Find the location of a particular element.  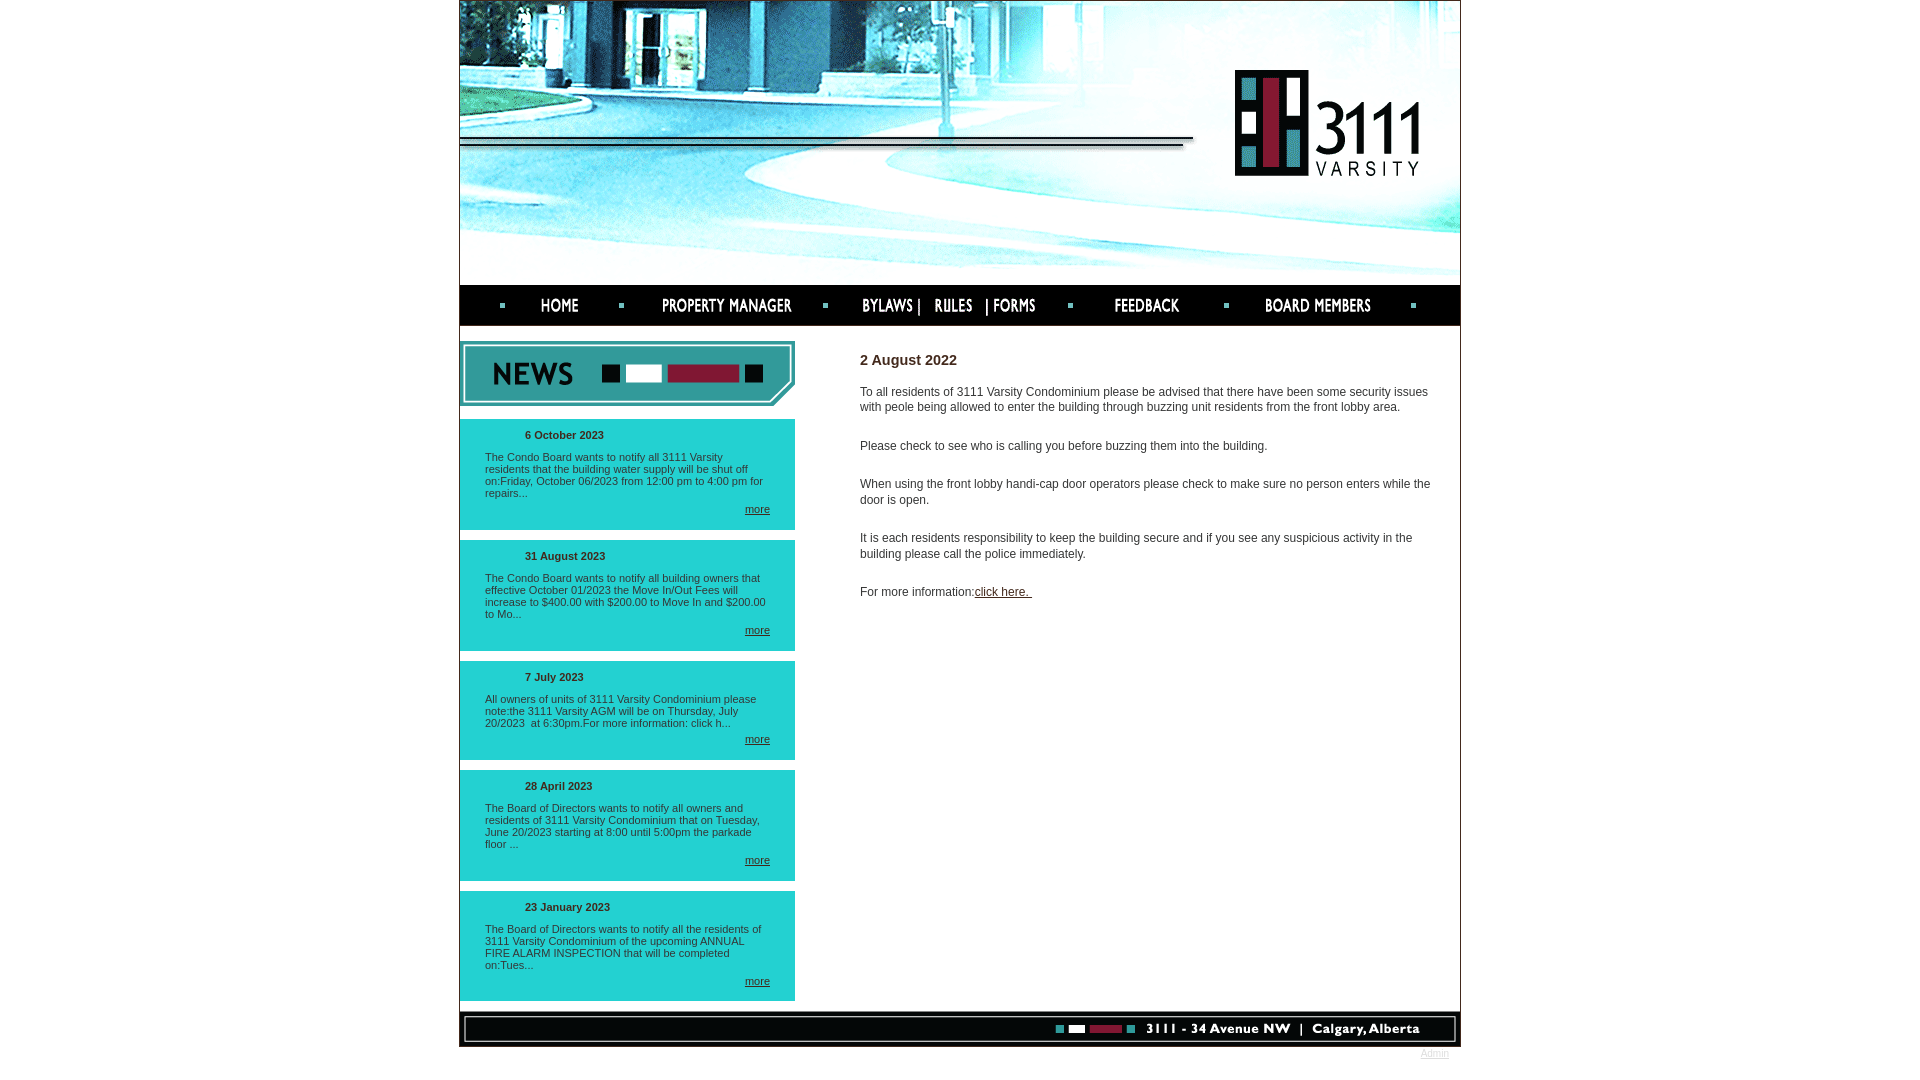

'more' is located at coordinates (756, 979).